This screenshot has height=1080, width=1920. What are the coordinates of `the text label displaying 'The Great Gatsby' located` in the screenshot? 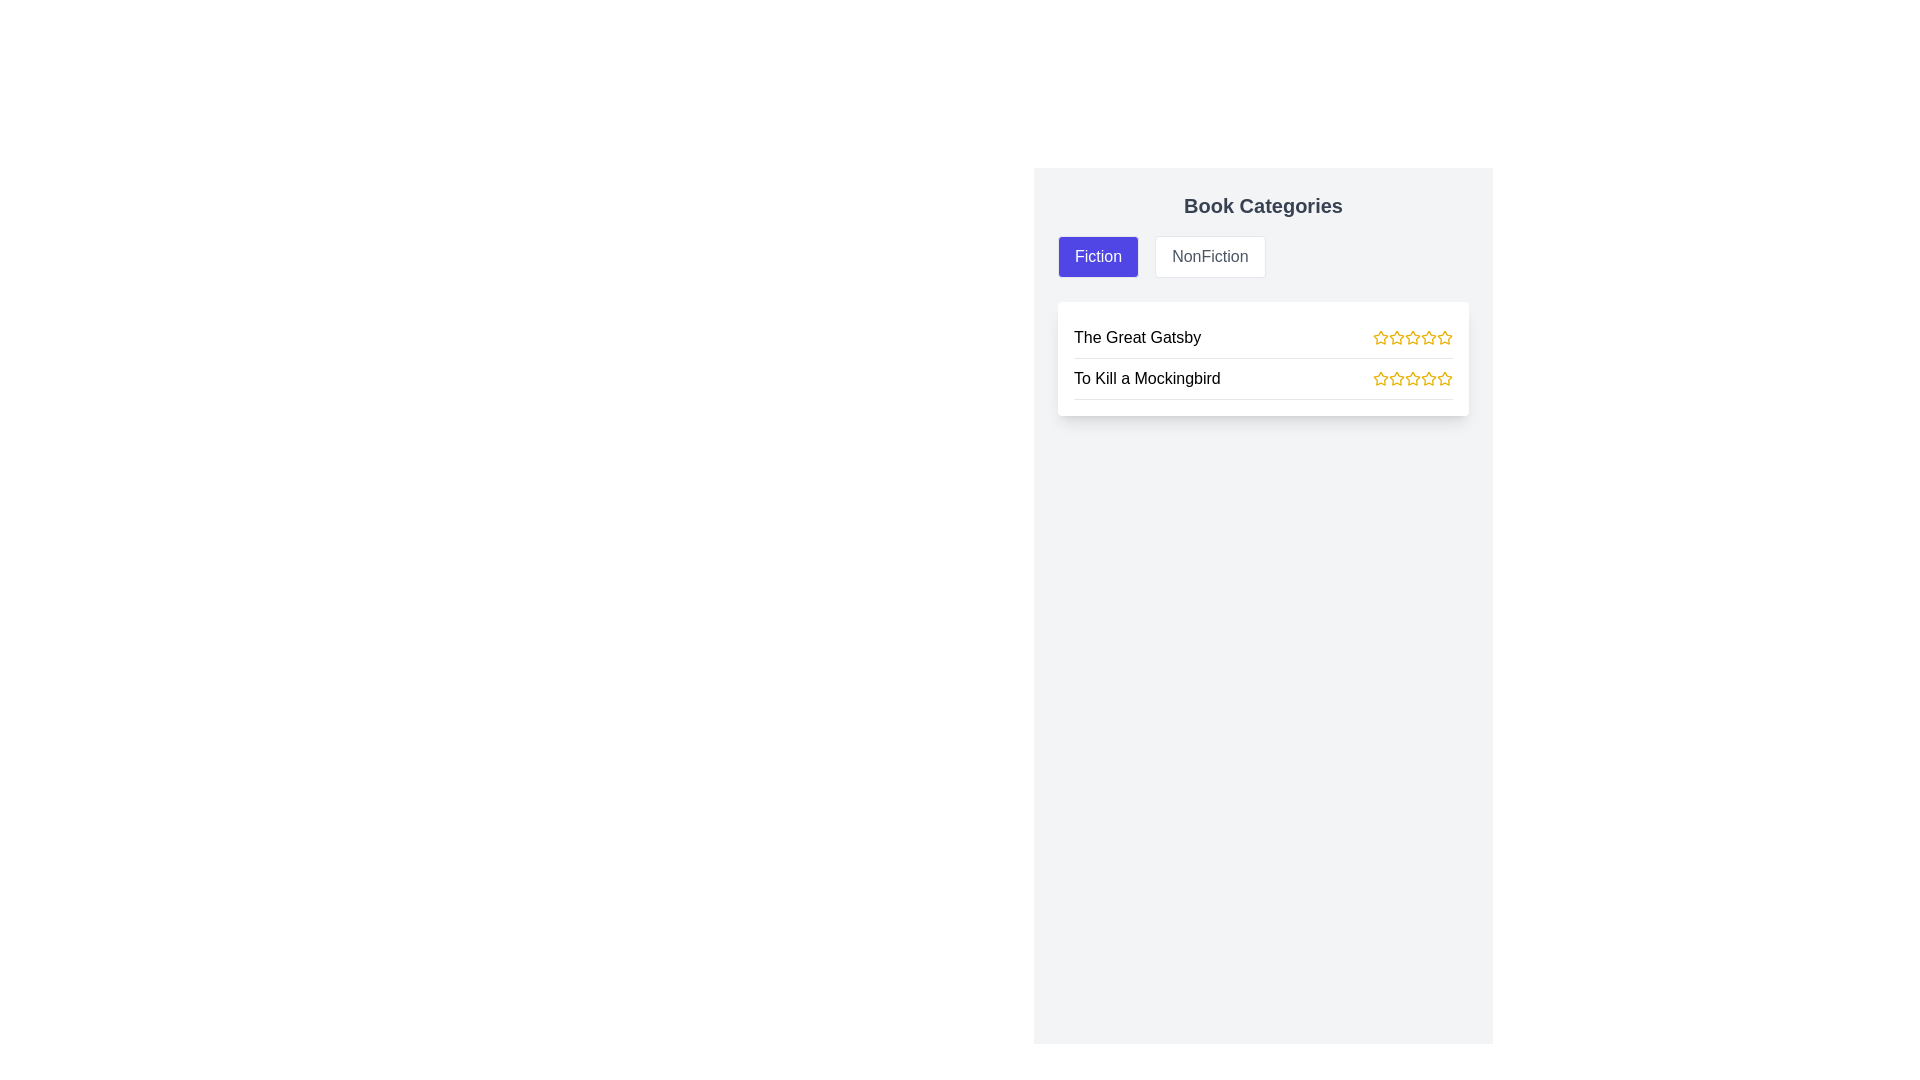 It's located at (1137, 337).